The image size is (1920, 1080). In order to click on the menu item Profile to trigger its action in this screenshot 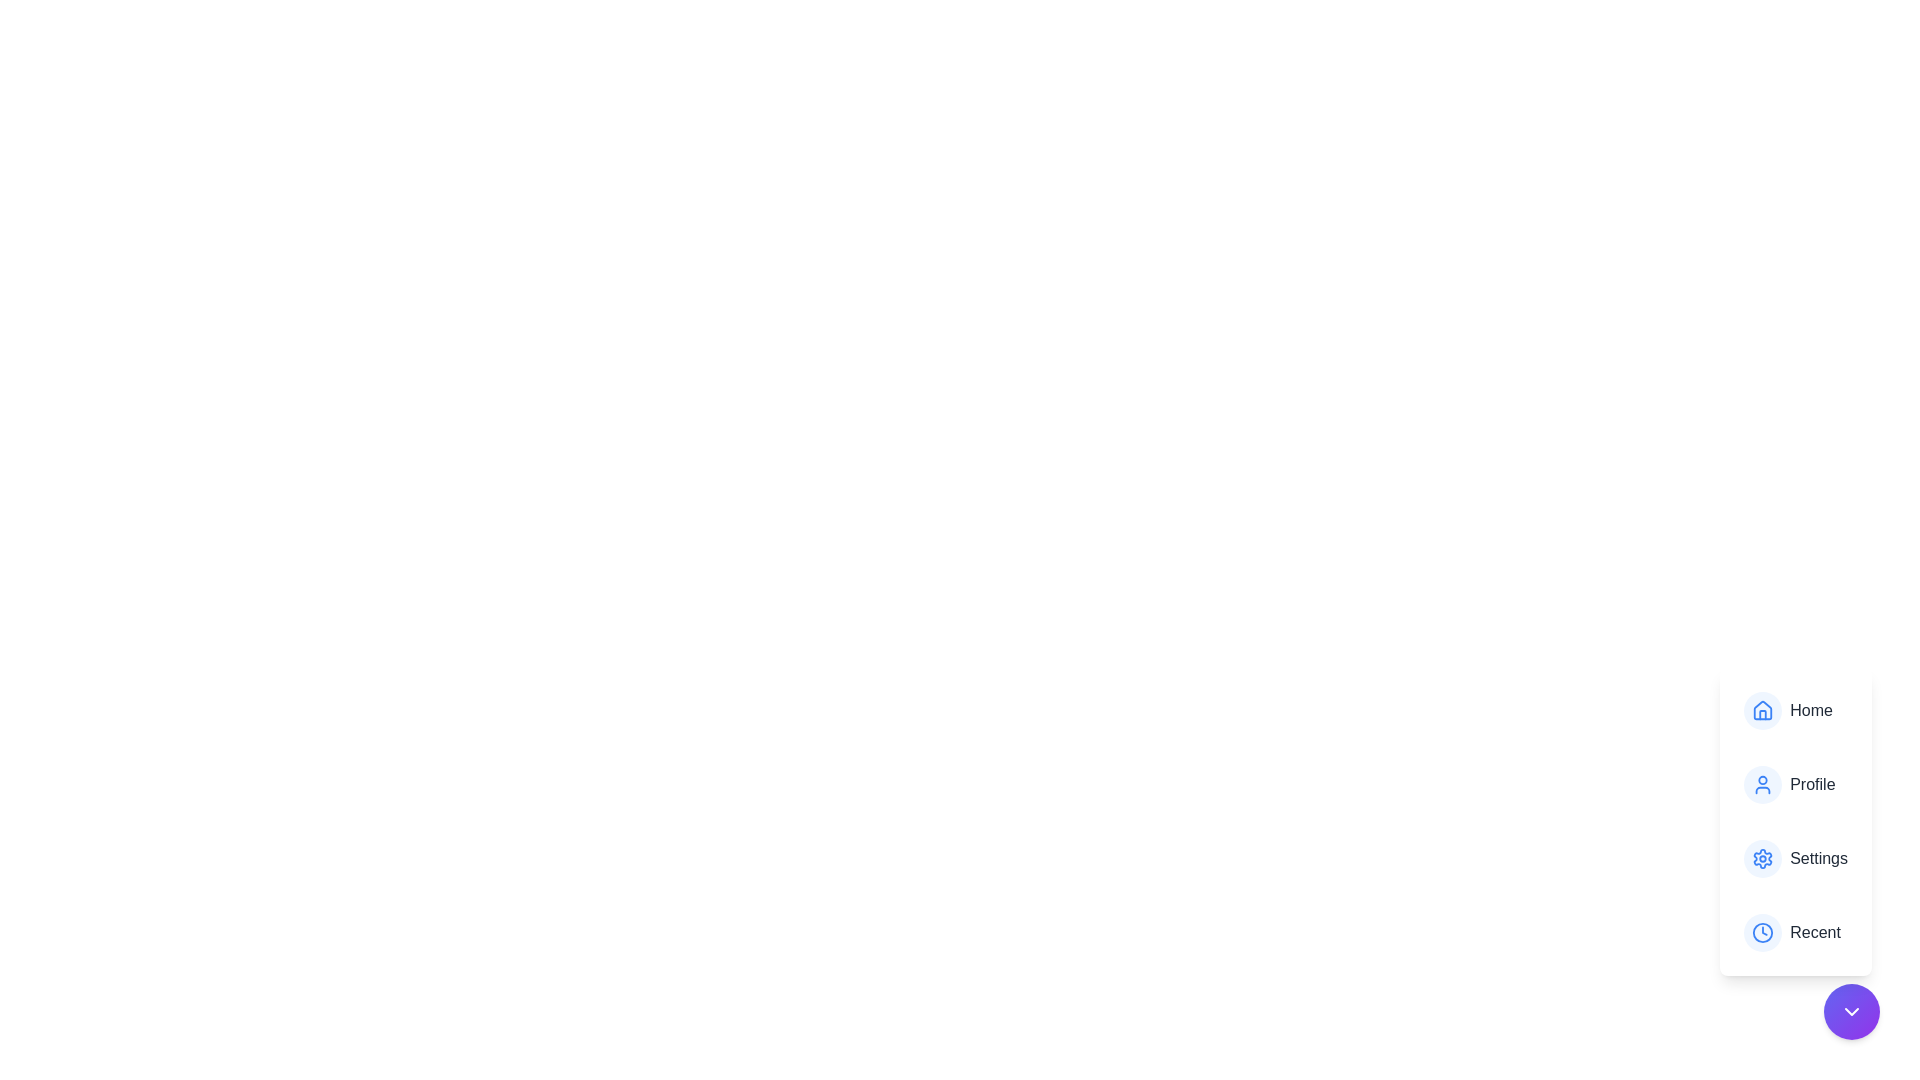, I will do `click(1796, 784)`.